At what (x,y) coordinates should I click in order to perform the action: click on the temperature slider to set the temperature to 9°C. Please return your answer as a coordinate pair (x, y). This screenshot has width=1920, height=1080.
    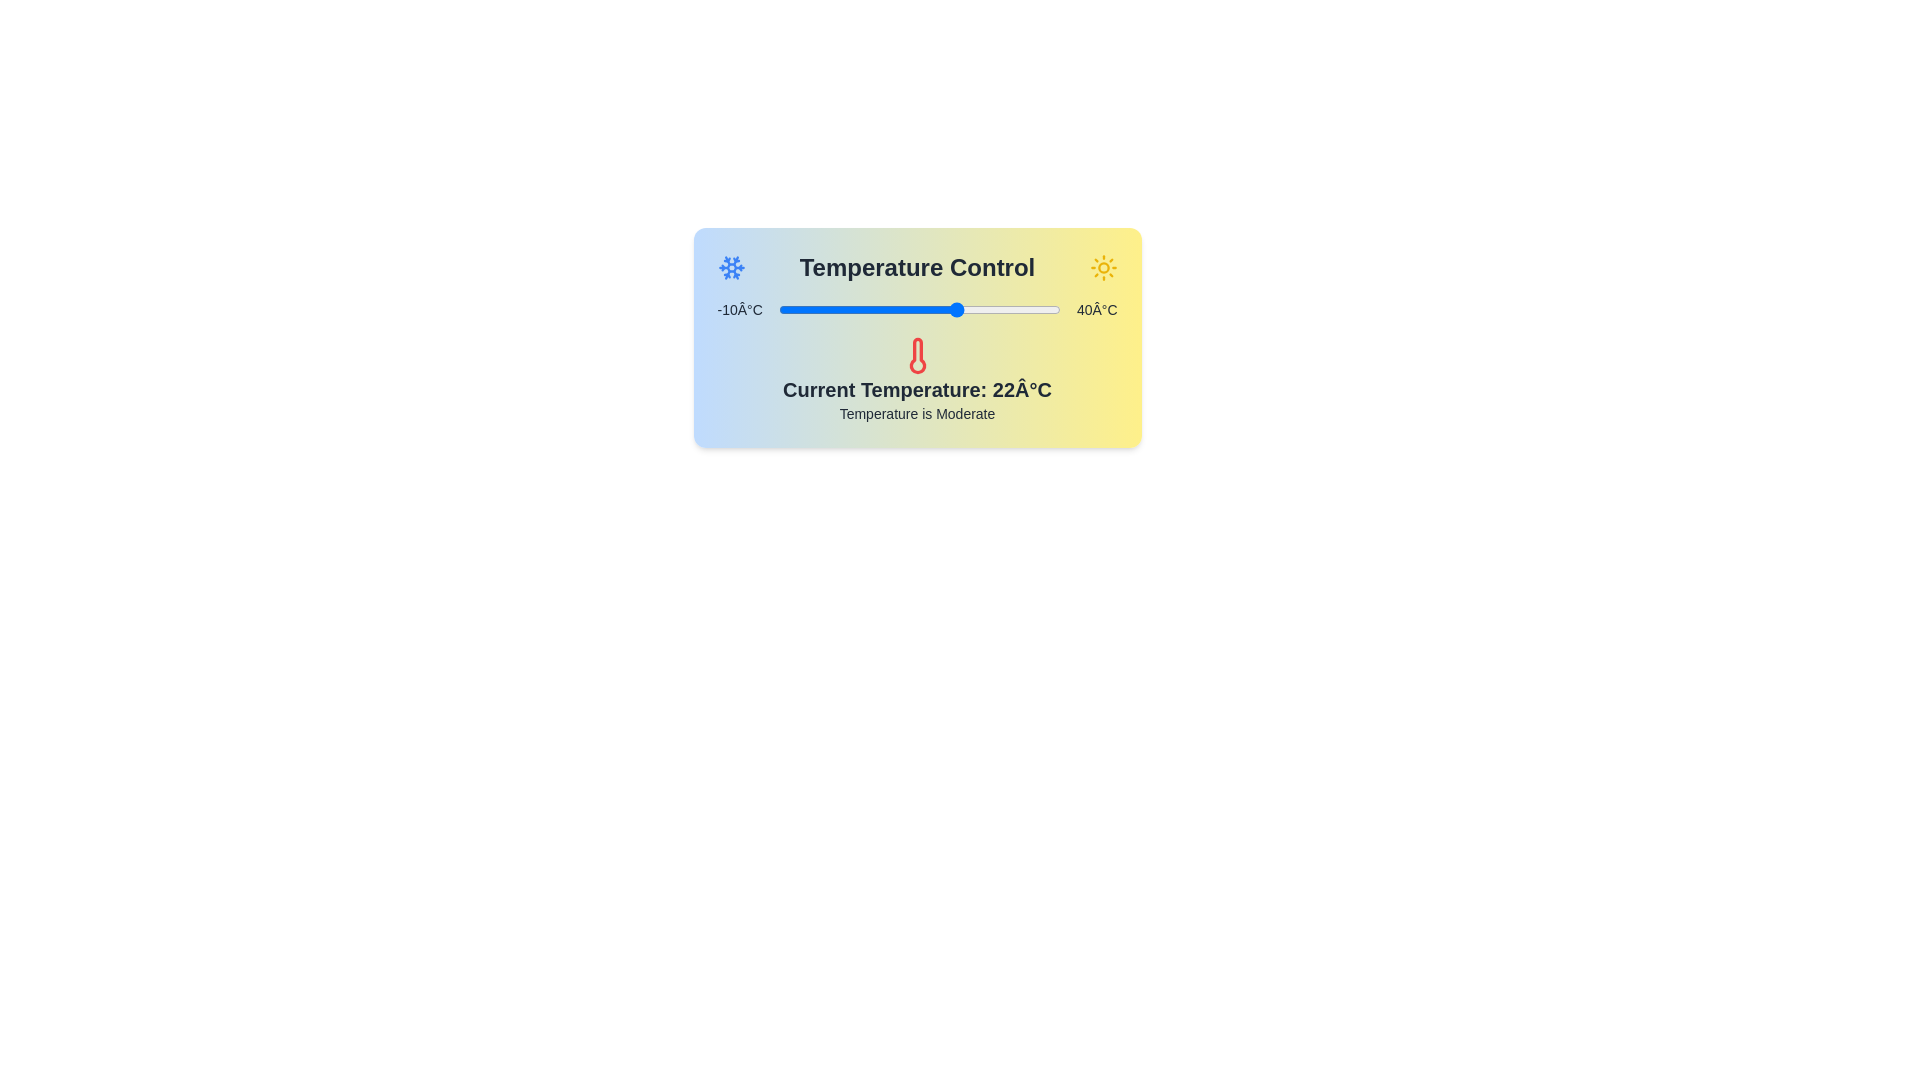
    Looking at the image, I should click on (884, 309).